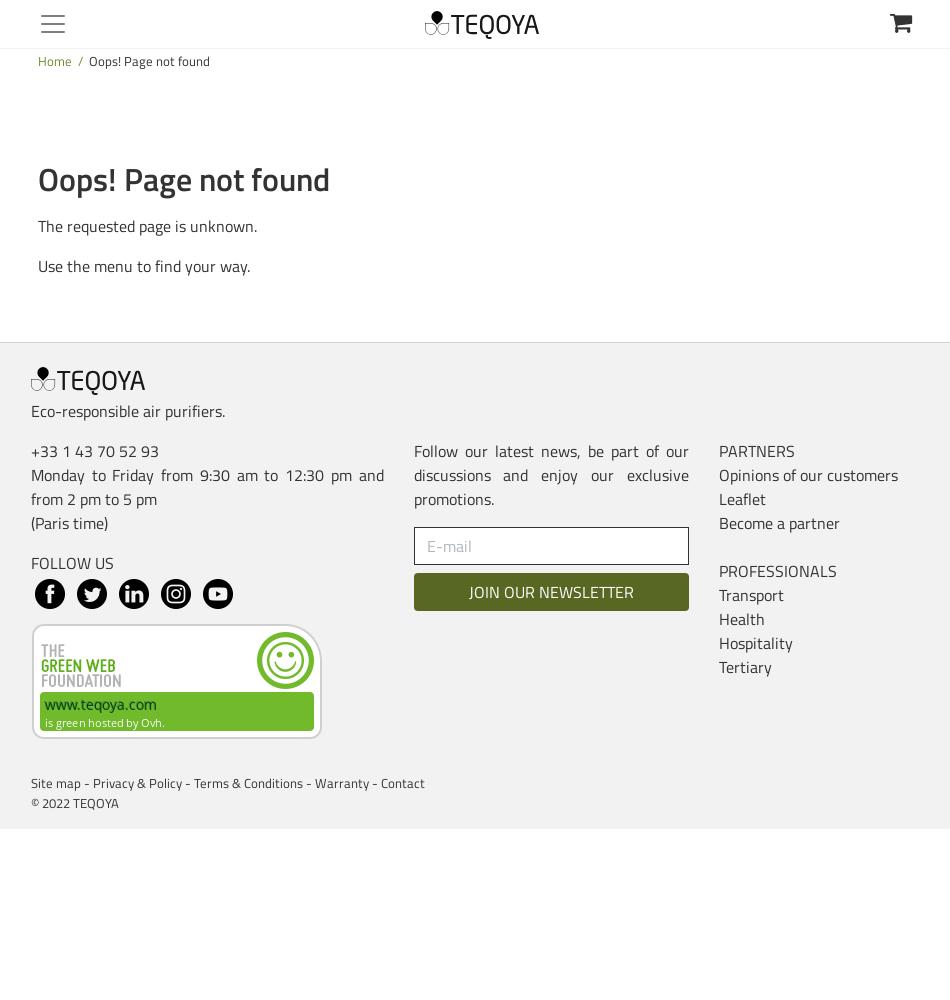 Image resolution: width=950 pixels, height=1000 pixels. What do you see at coordinates (807, 474) in the screenshot?
I see `'Opinions of our customers'` at bounding box center [807, 474].